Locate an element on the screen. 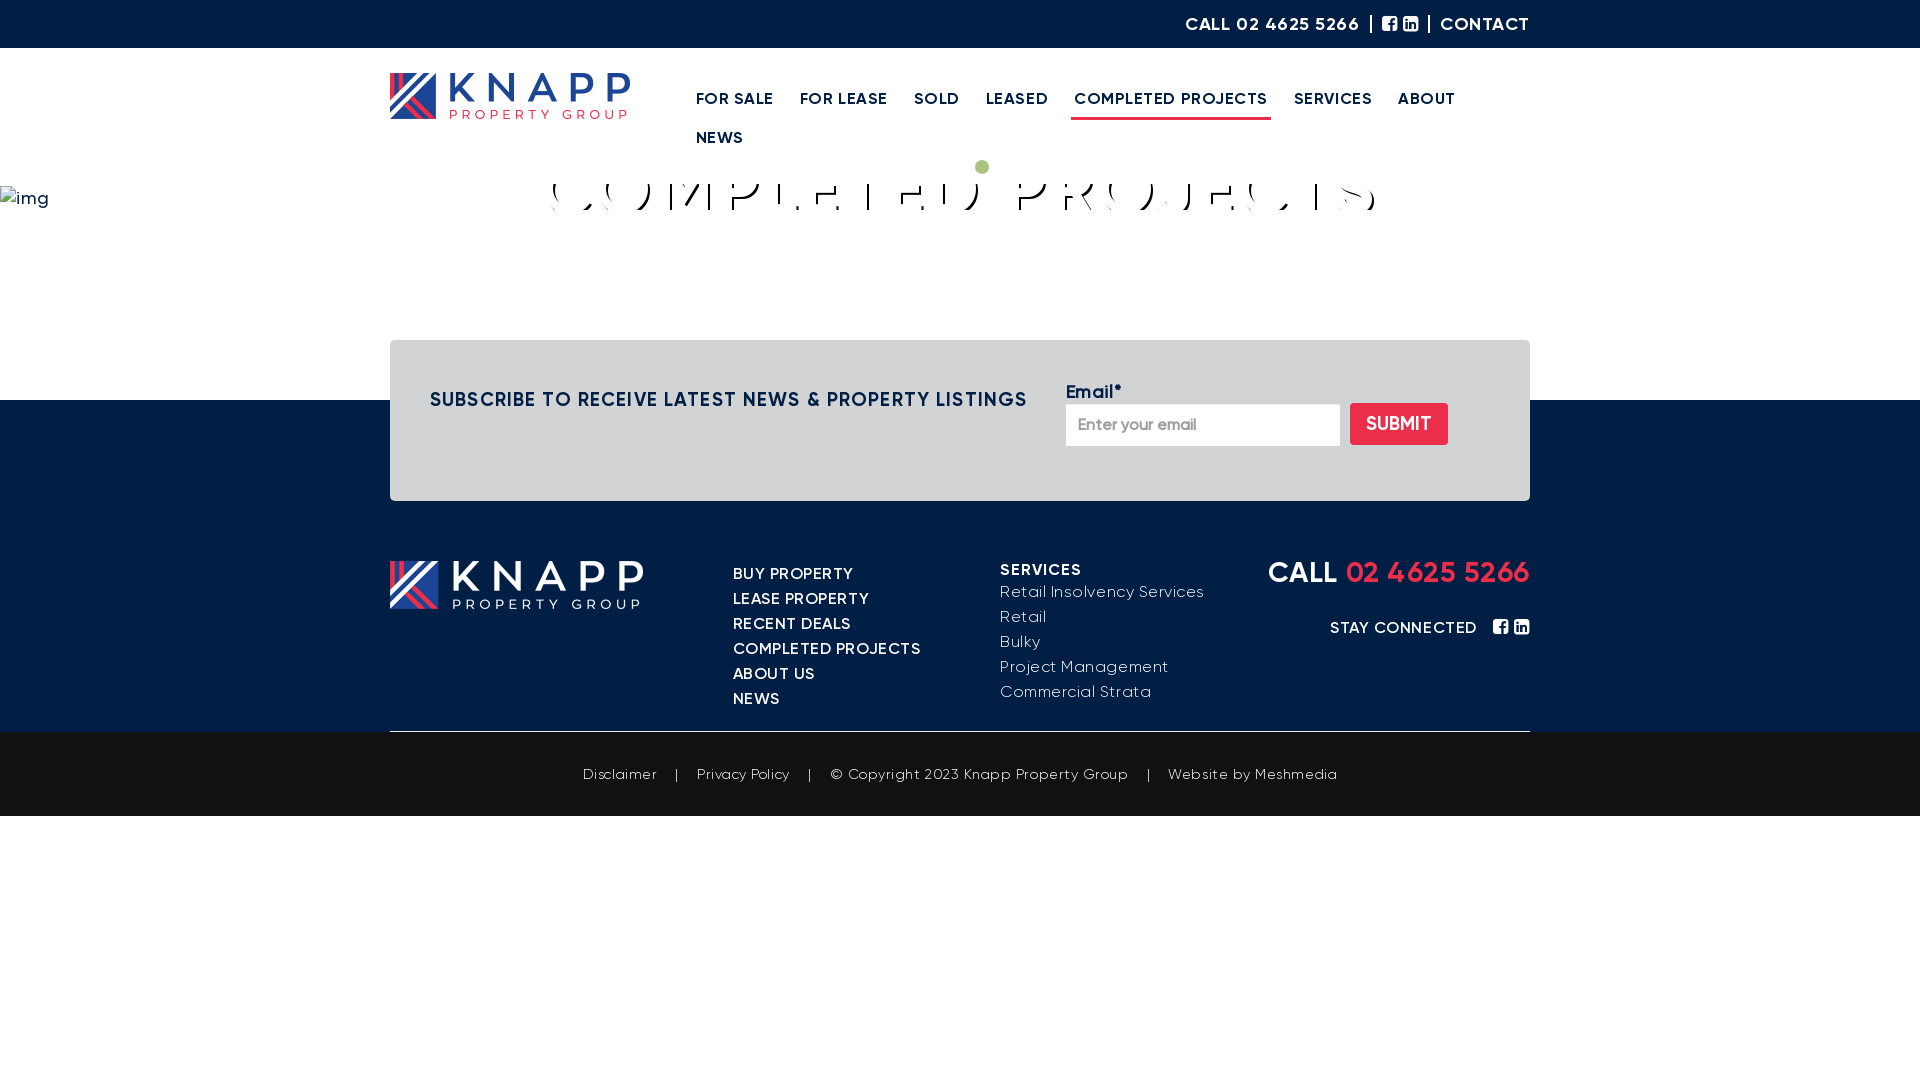  'CONTACT' is located at coordinates (1478, 23).